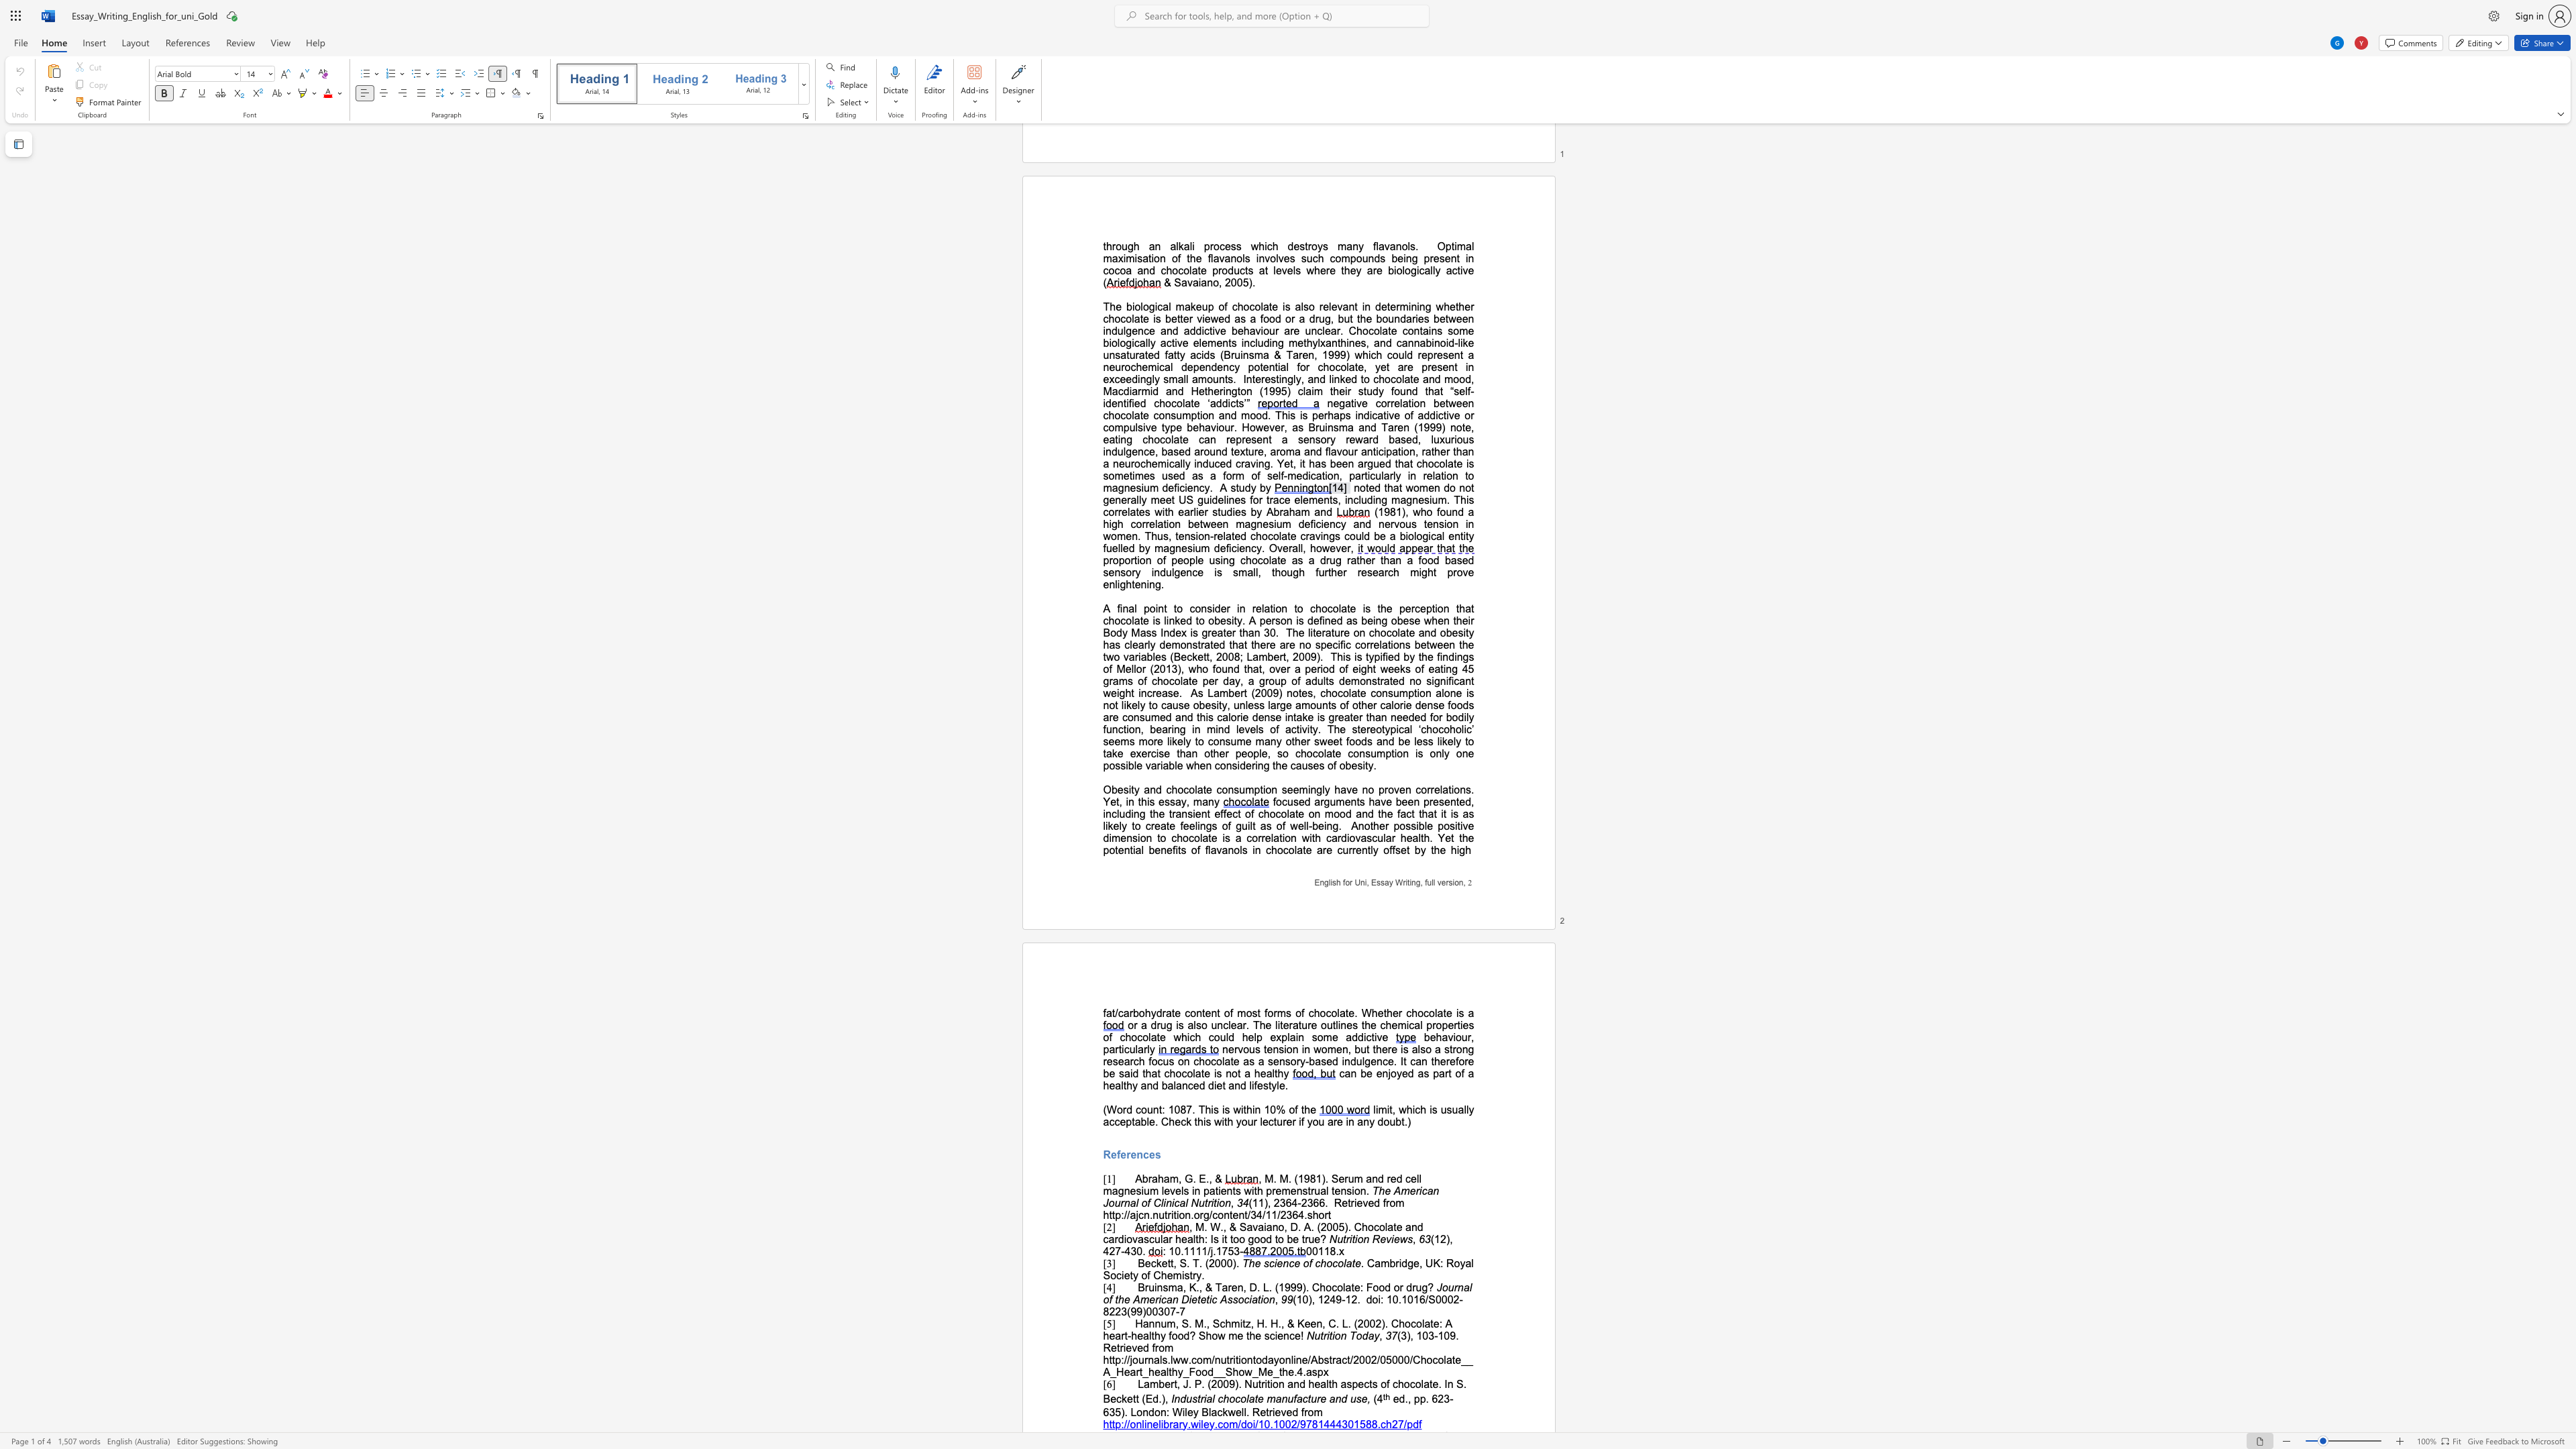  What do you see at coordinates (1296, 1287) in the screenshot?
I see `the subset text "9). Chocolate: Food or drug?" within the text "Bruinsma, K., & Taren, D. L. (1999). Chocolate: Food or drug?"` at bounding box center [1296, 1287].